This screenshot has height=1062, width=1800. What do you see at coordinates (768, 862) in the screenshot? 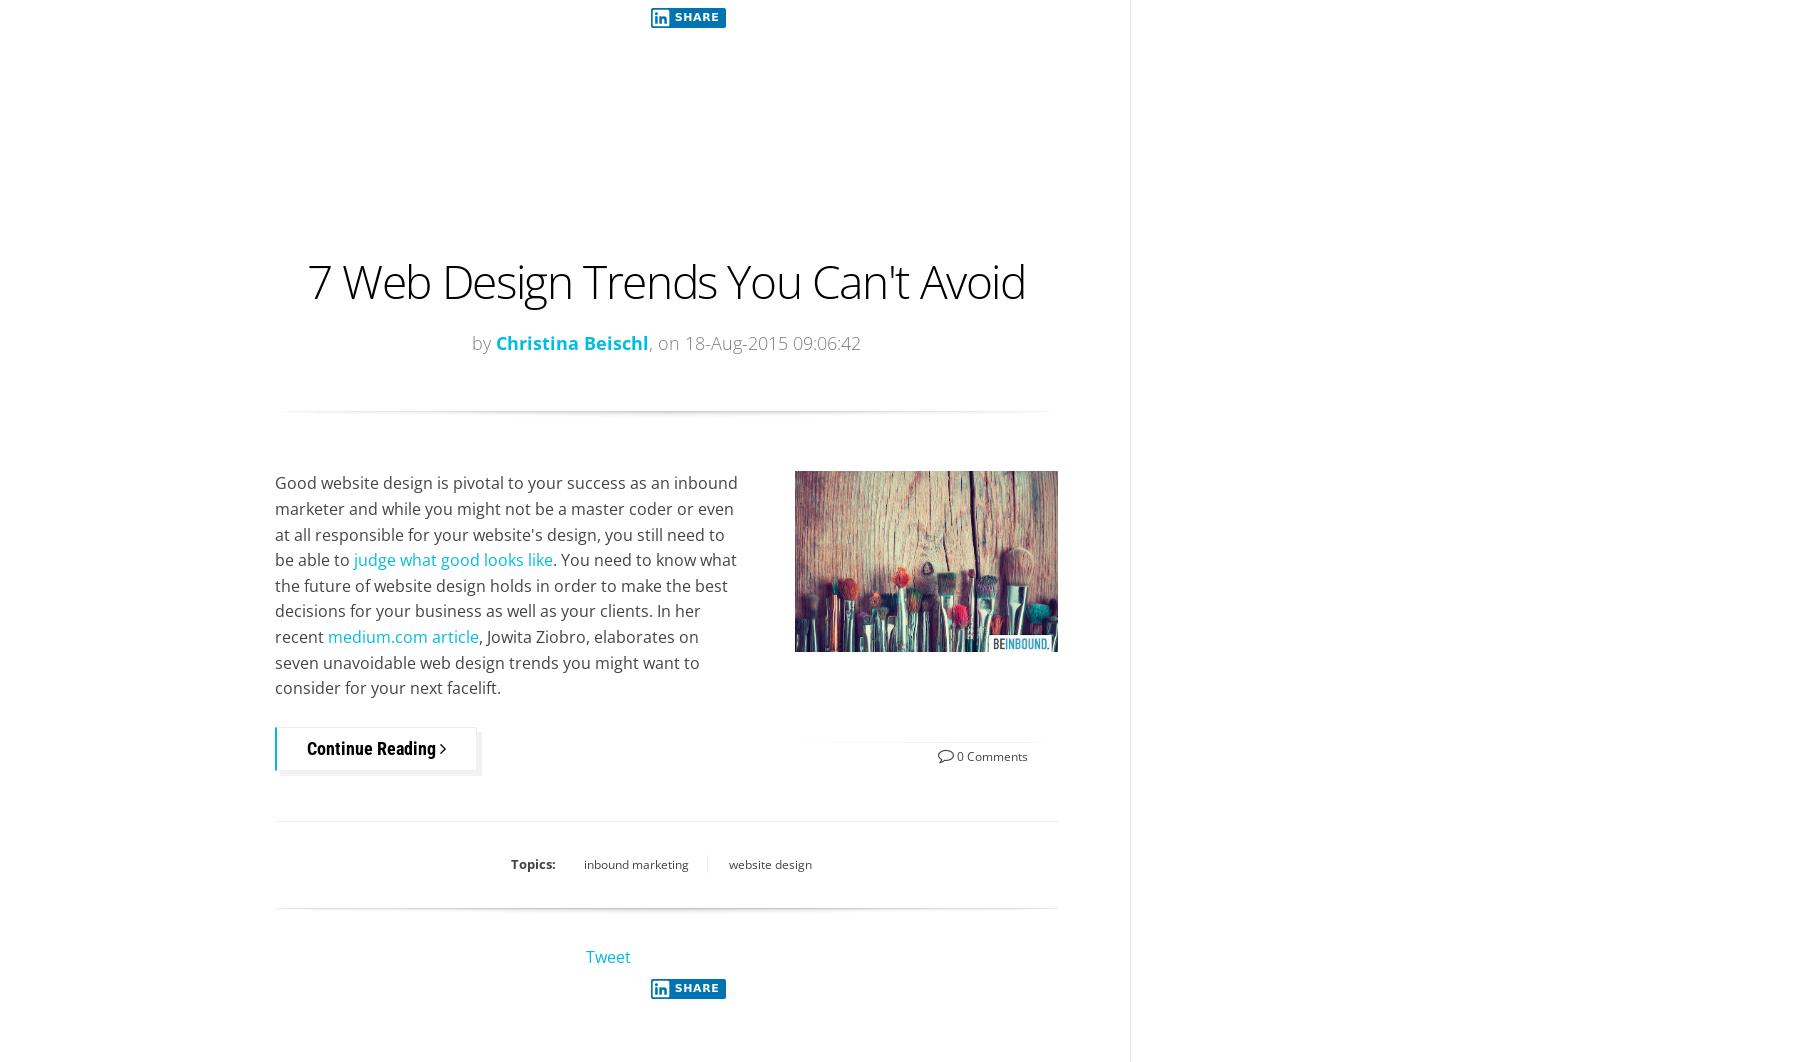
I see `'website design'` at bounding box center [768, 862].